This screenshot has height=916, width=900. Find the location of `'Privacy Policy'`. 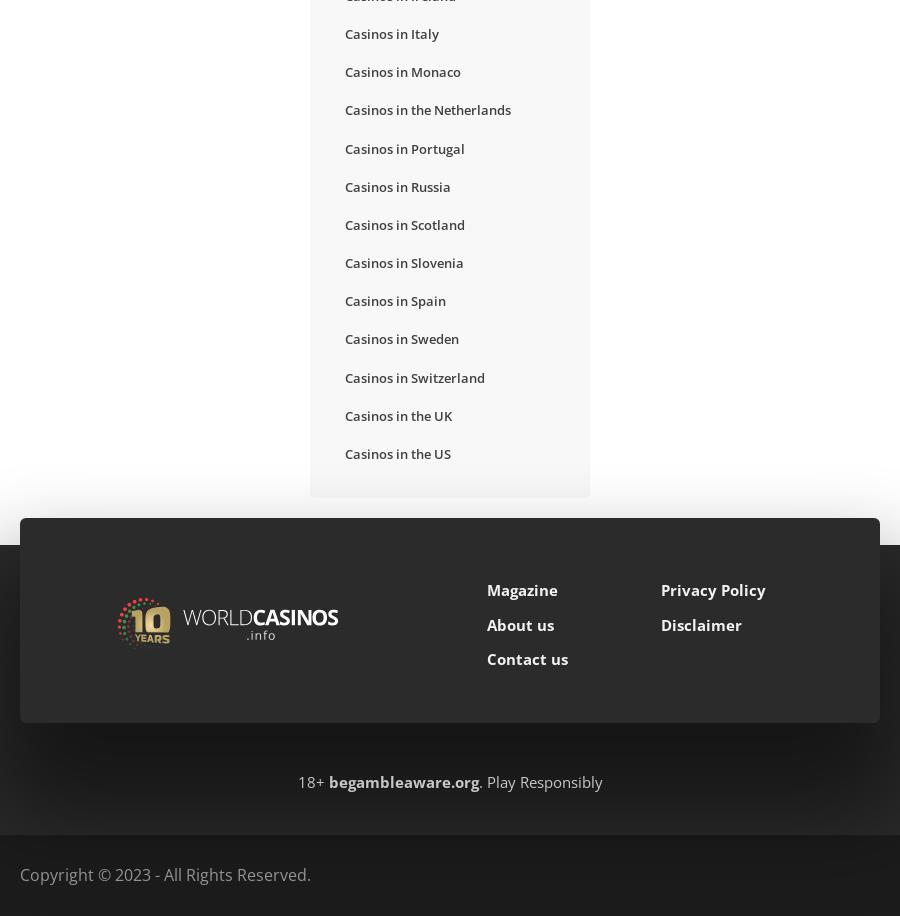

'Privacy Policy' is located at coordinates (712, 589).